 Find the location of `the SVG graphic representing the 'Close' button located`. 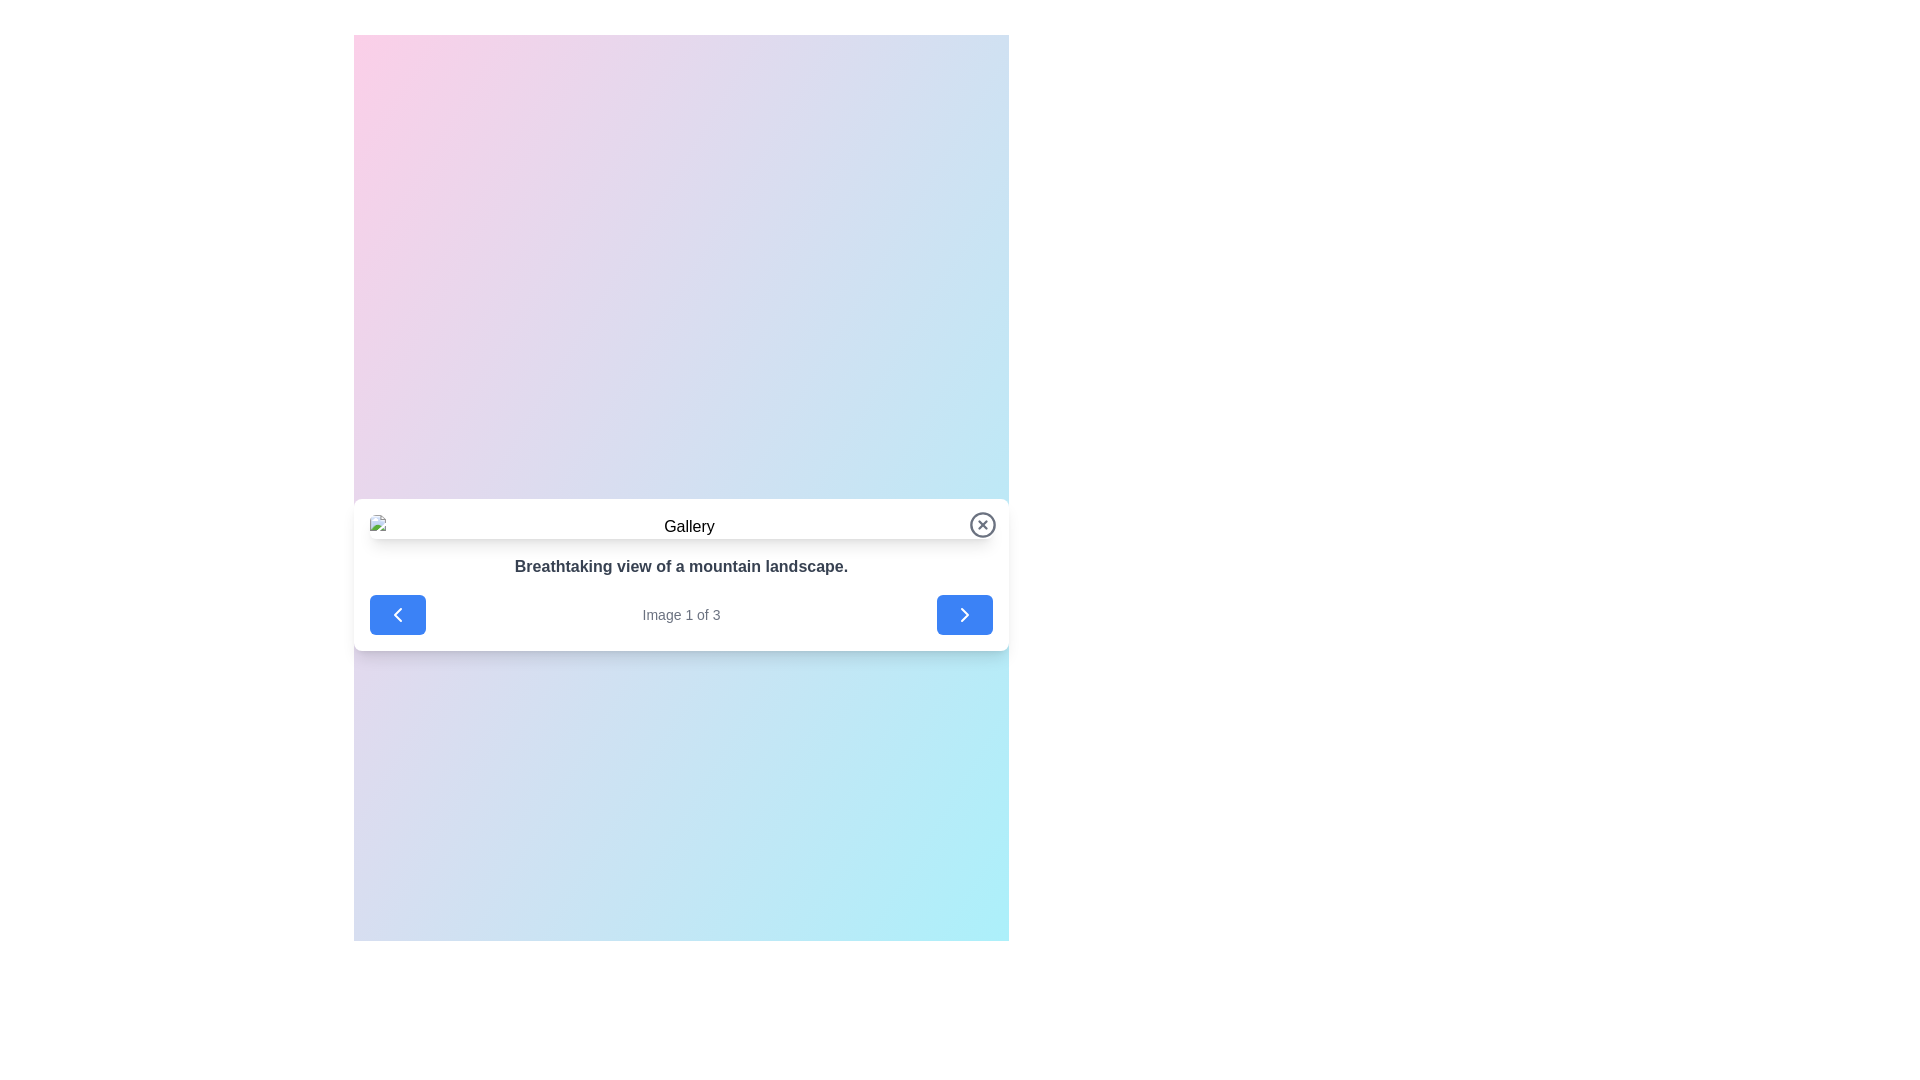

the SVG graphic representing the 'Close' button located is located at coordinates (983, 523).